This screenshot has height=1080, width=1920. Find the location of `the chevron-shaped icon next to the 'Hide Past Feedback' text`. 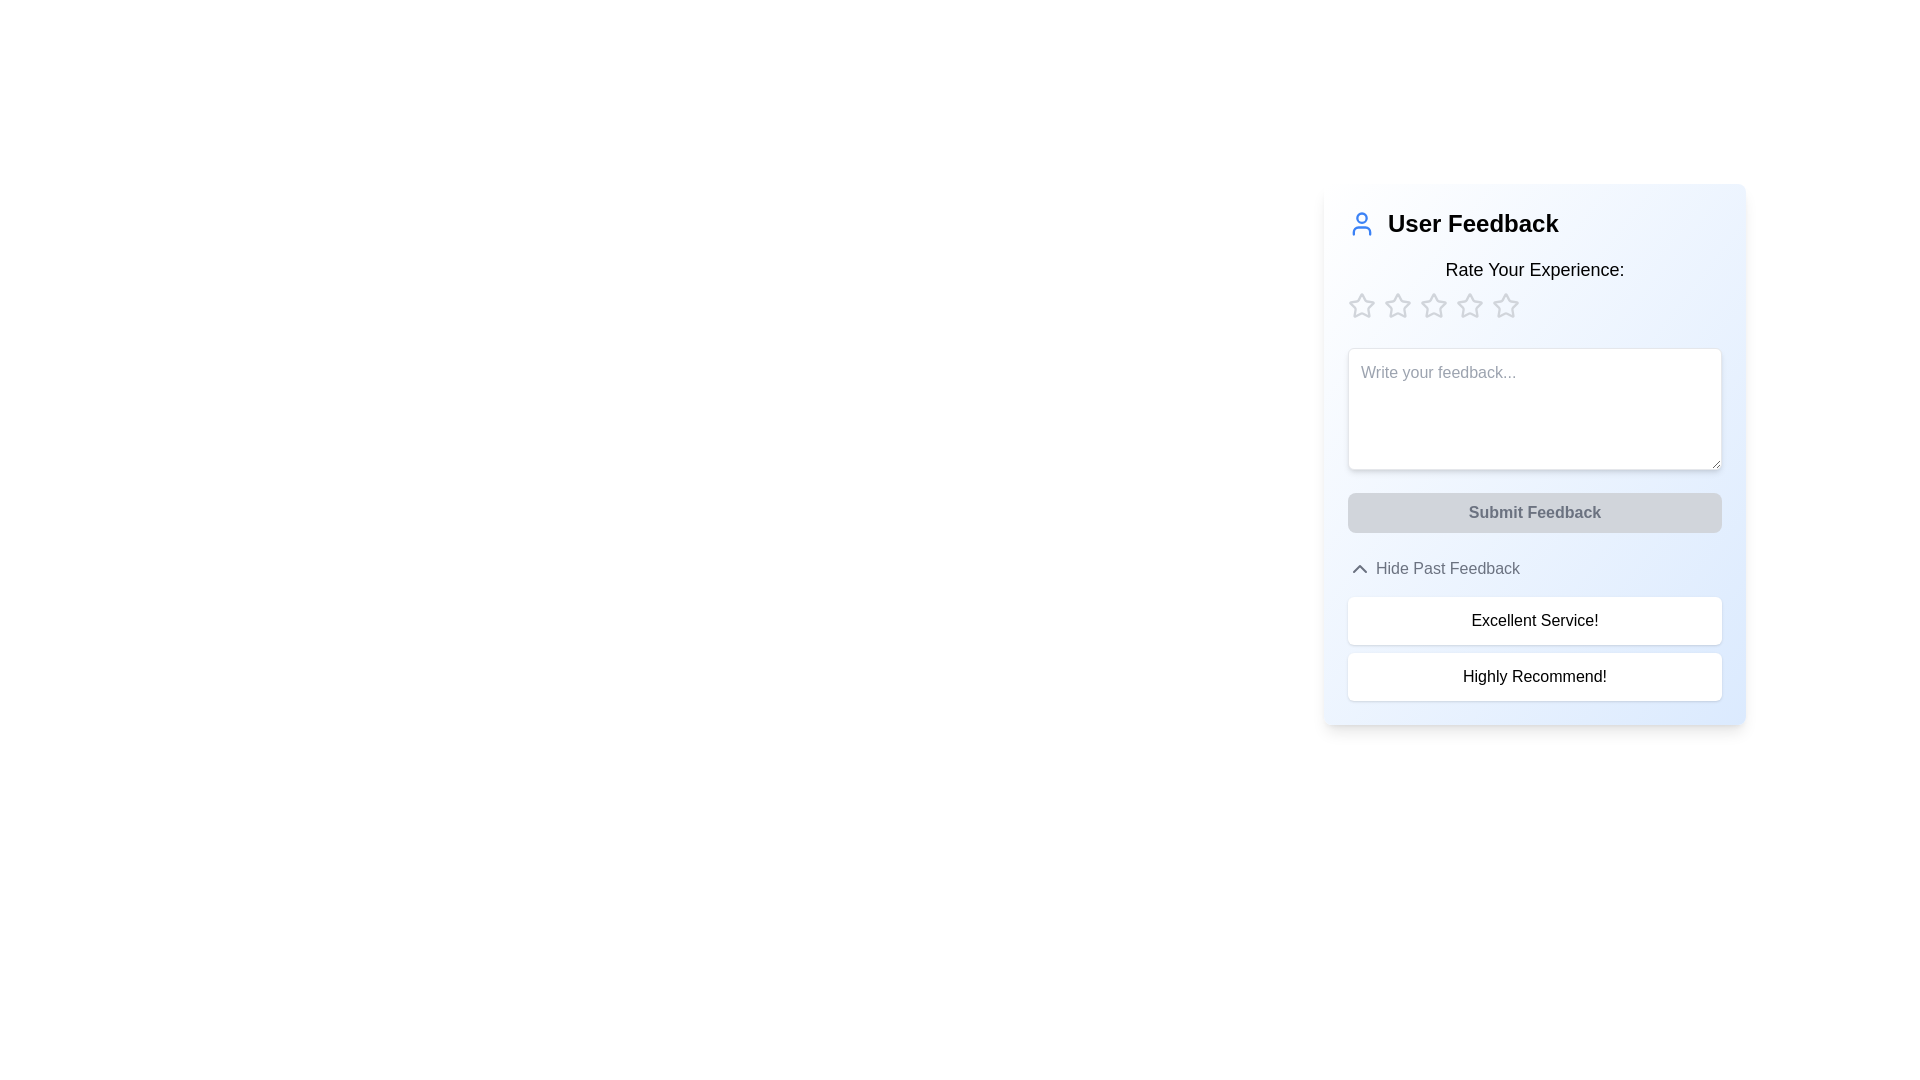

the chevron-shaped icon next to the 'Hide Past Feedback' text is located at coordinates (1359, 569).